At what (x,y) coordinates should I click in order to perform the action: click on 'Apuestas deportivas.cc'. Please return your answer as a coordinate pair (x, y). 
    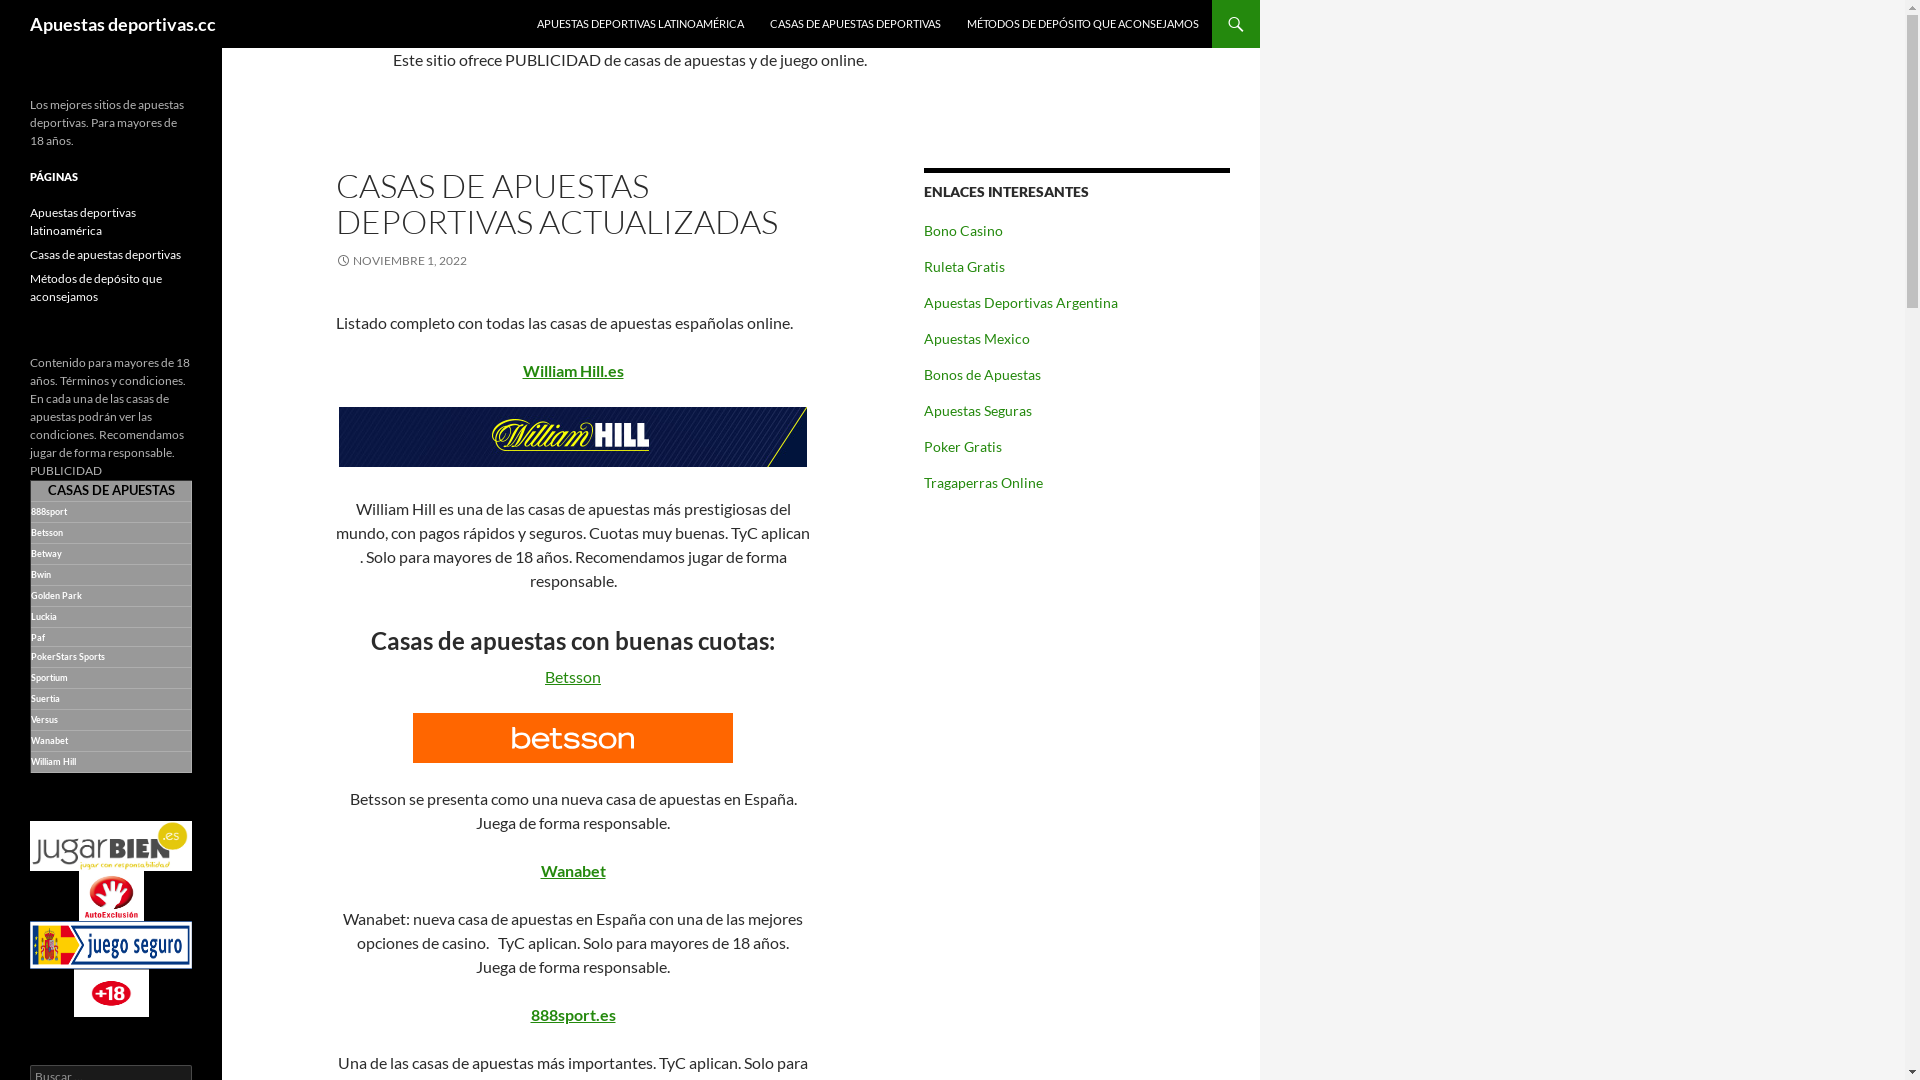
    Looking at the image, I should click on (122, 23).